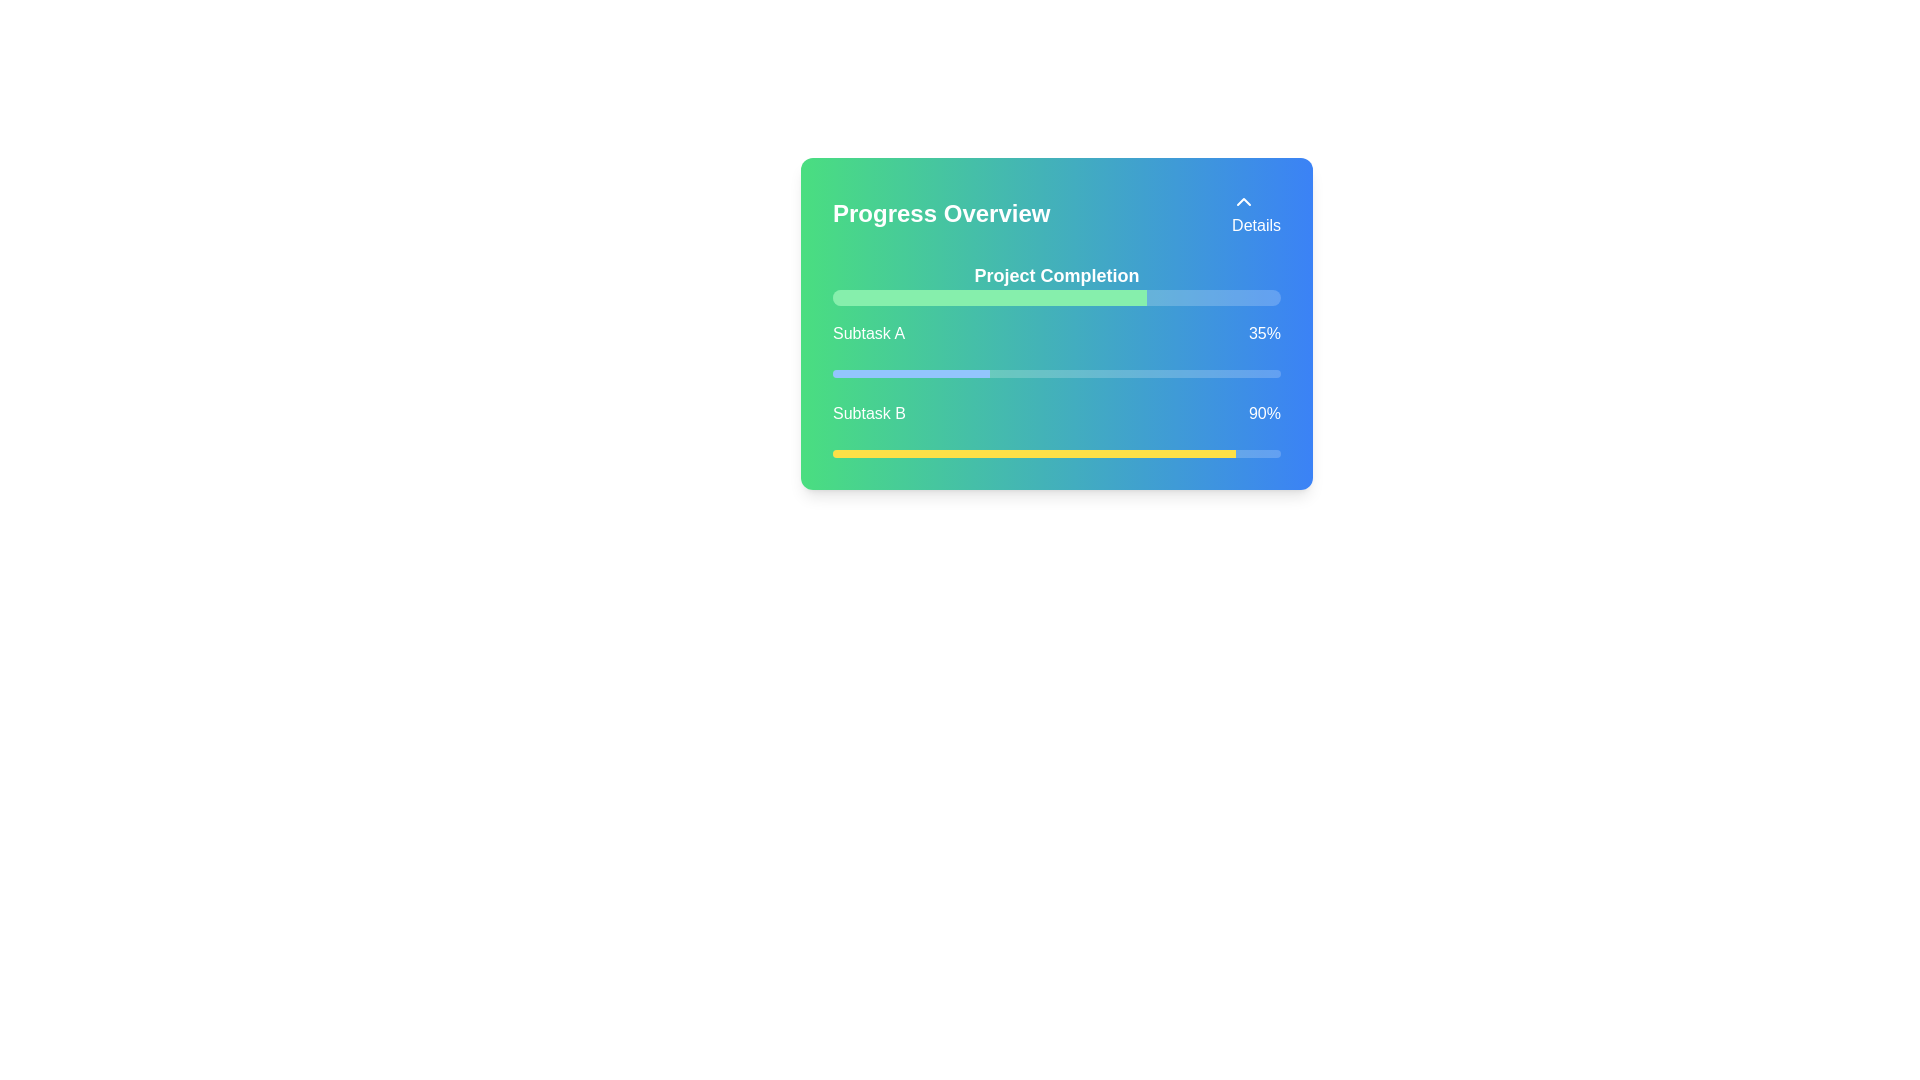 The height and width of the screenshot is (1080, 1920). I want to click on progress bar located beneath the text 'Project Completion', which is a horizontal bar with a light gray background and a green filled section, indicating progress, so click(1055, 297).